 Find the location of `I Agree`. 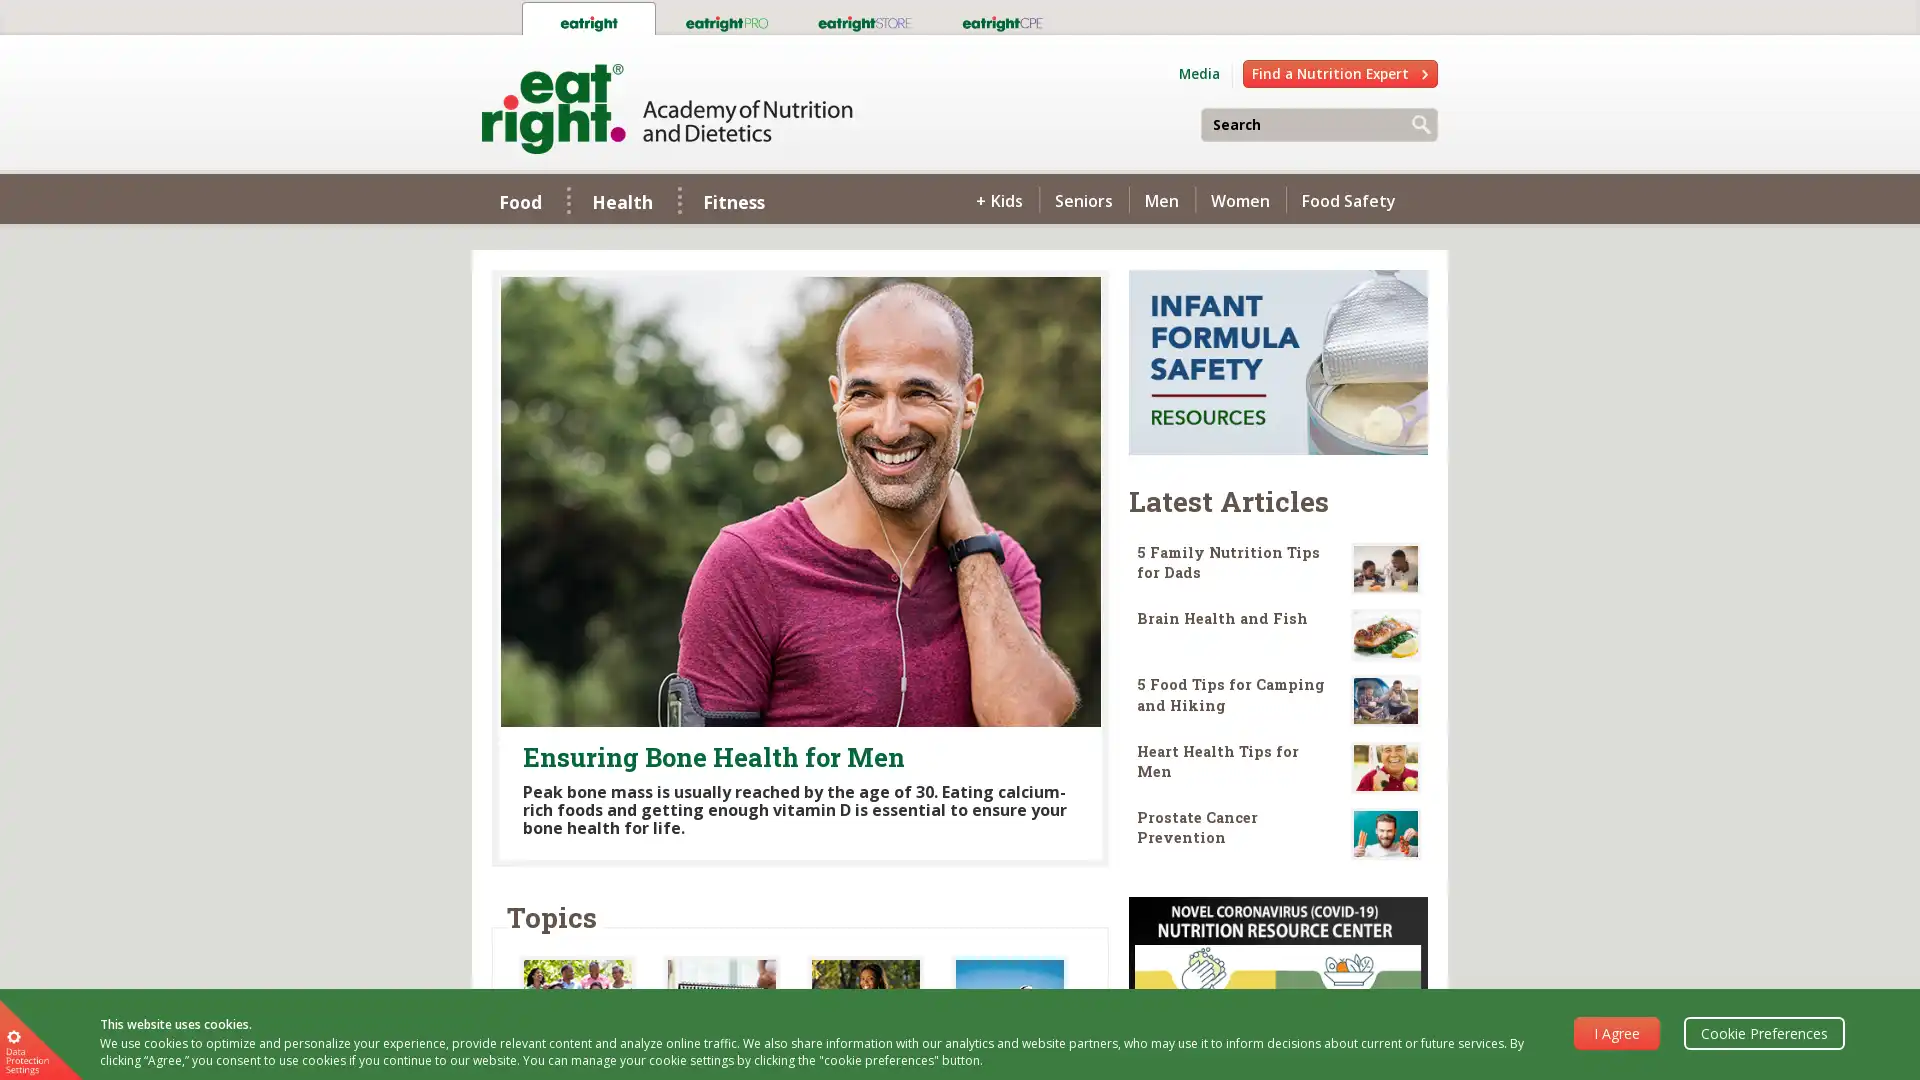

I Agree is located at coordinates (1617, 1032).